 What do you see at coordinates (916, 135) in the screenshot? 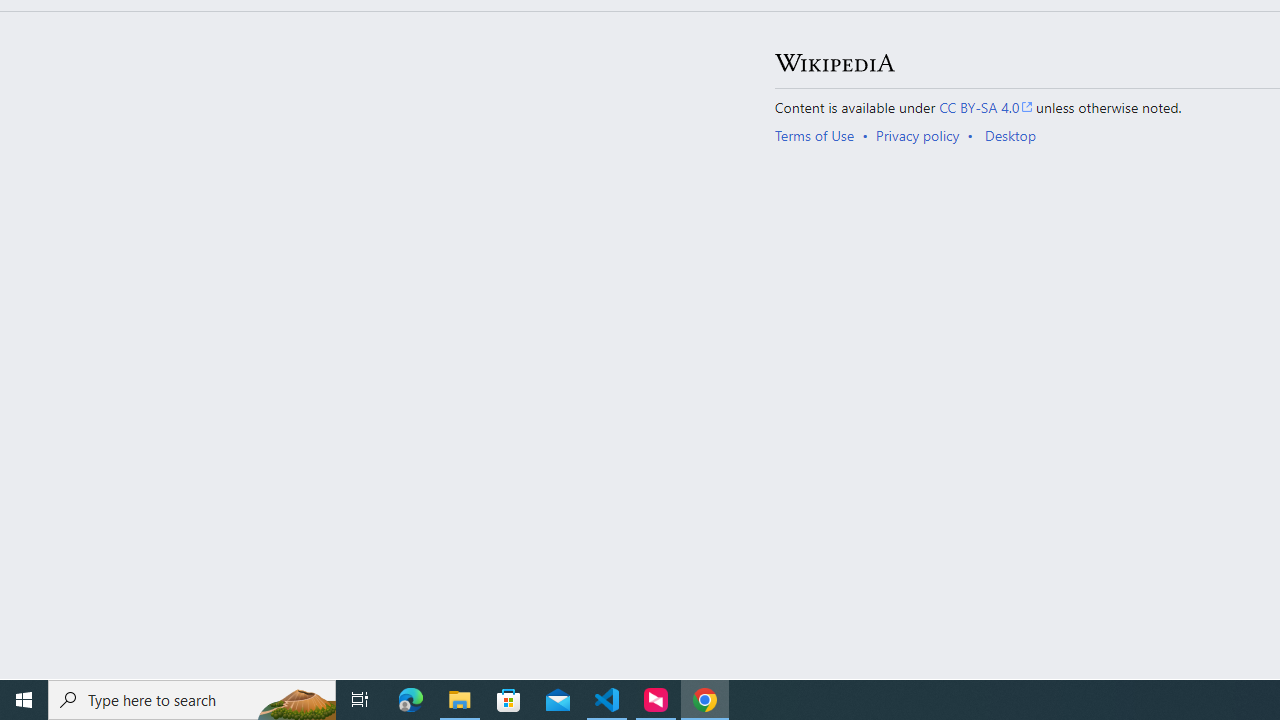
I see `'Privacy policy'` at bounding box center [916, 135].